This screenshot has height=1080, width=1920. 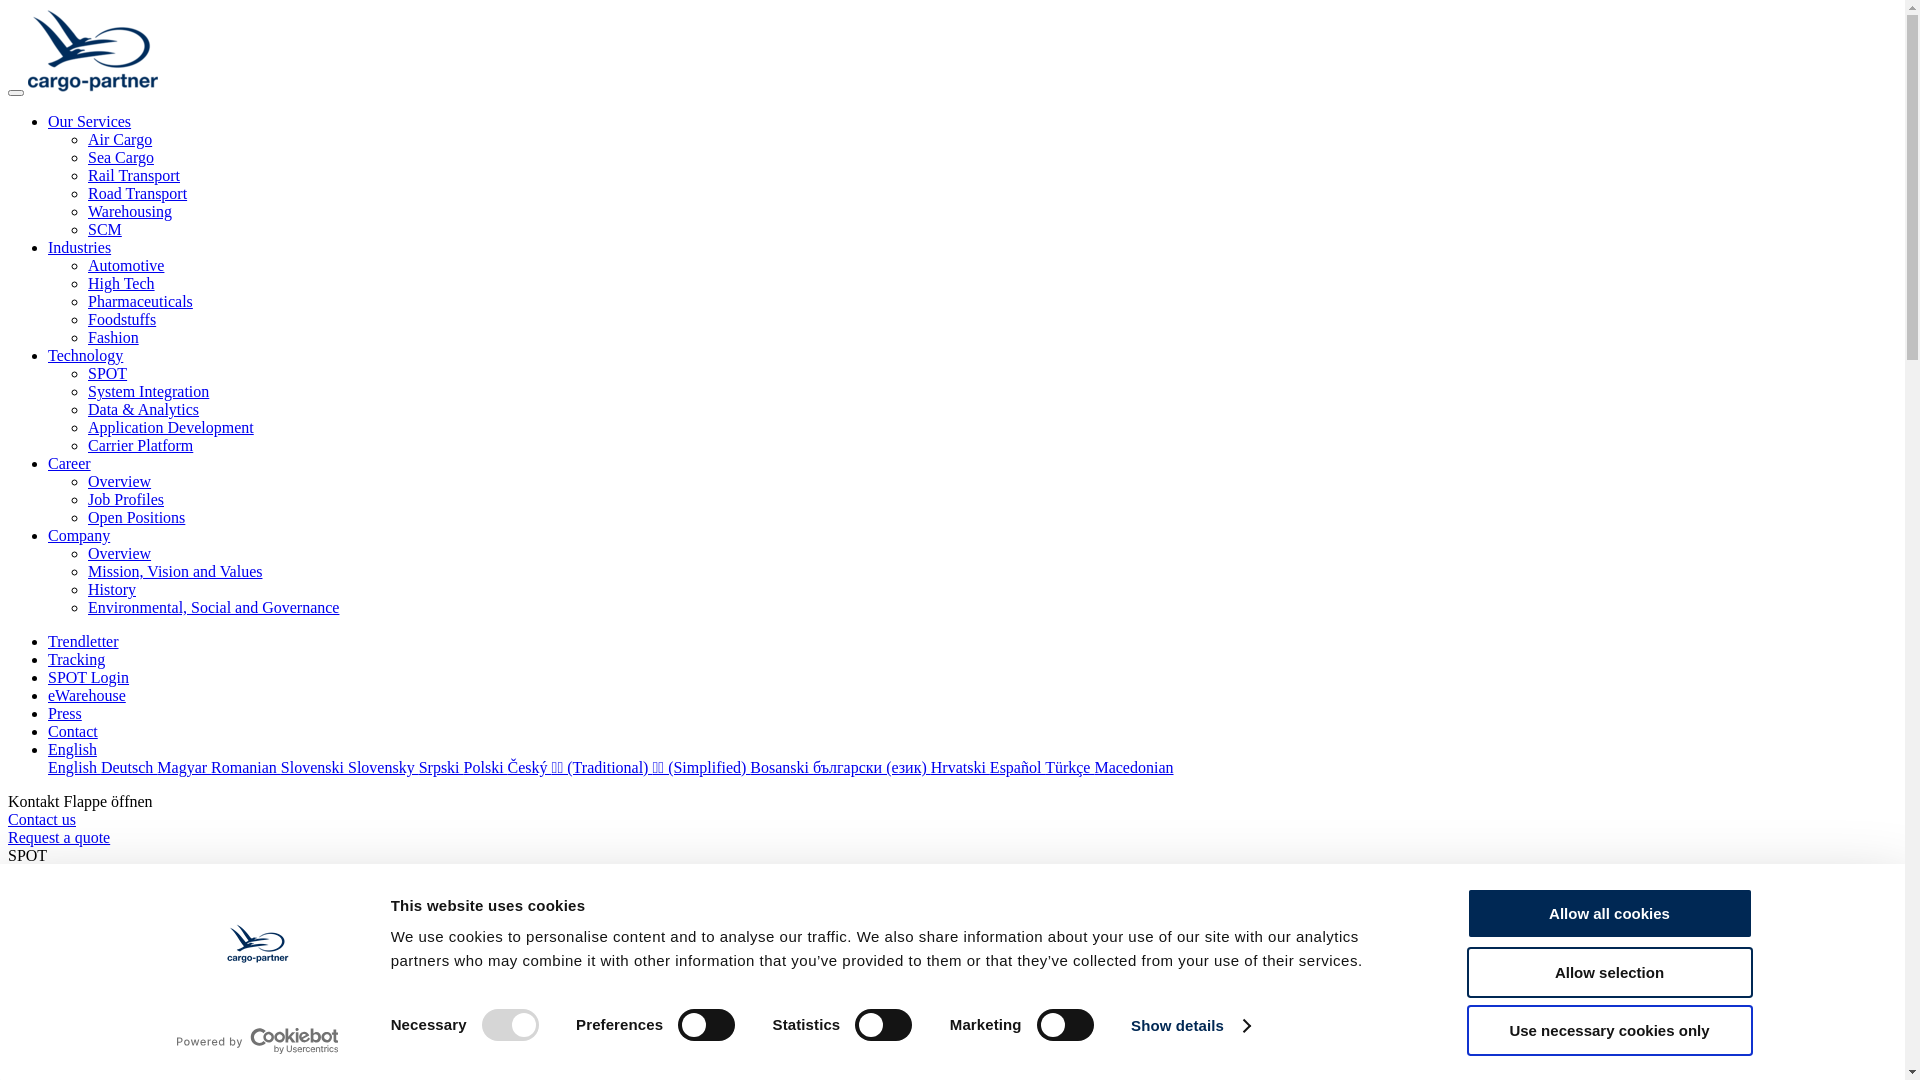 I want to click on 'Application Development', so click(x=86, y=426).